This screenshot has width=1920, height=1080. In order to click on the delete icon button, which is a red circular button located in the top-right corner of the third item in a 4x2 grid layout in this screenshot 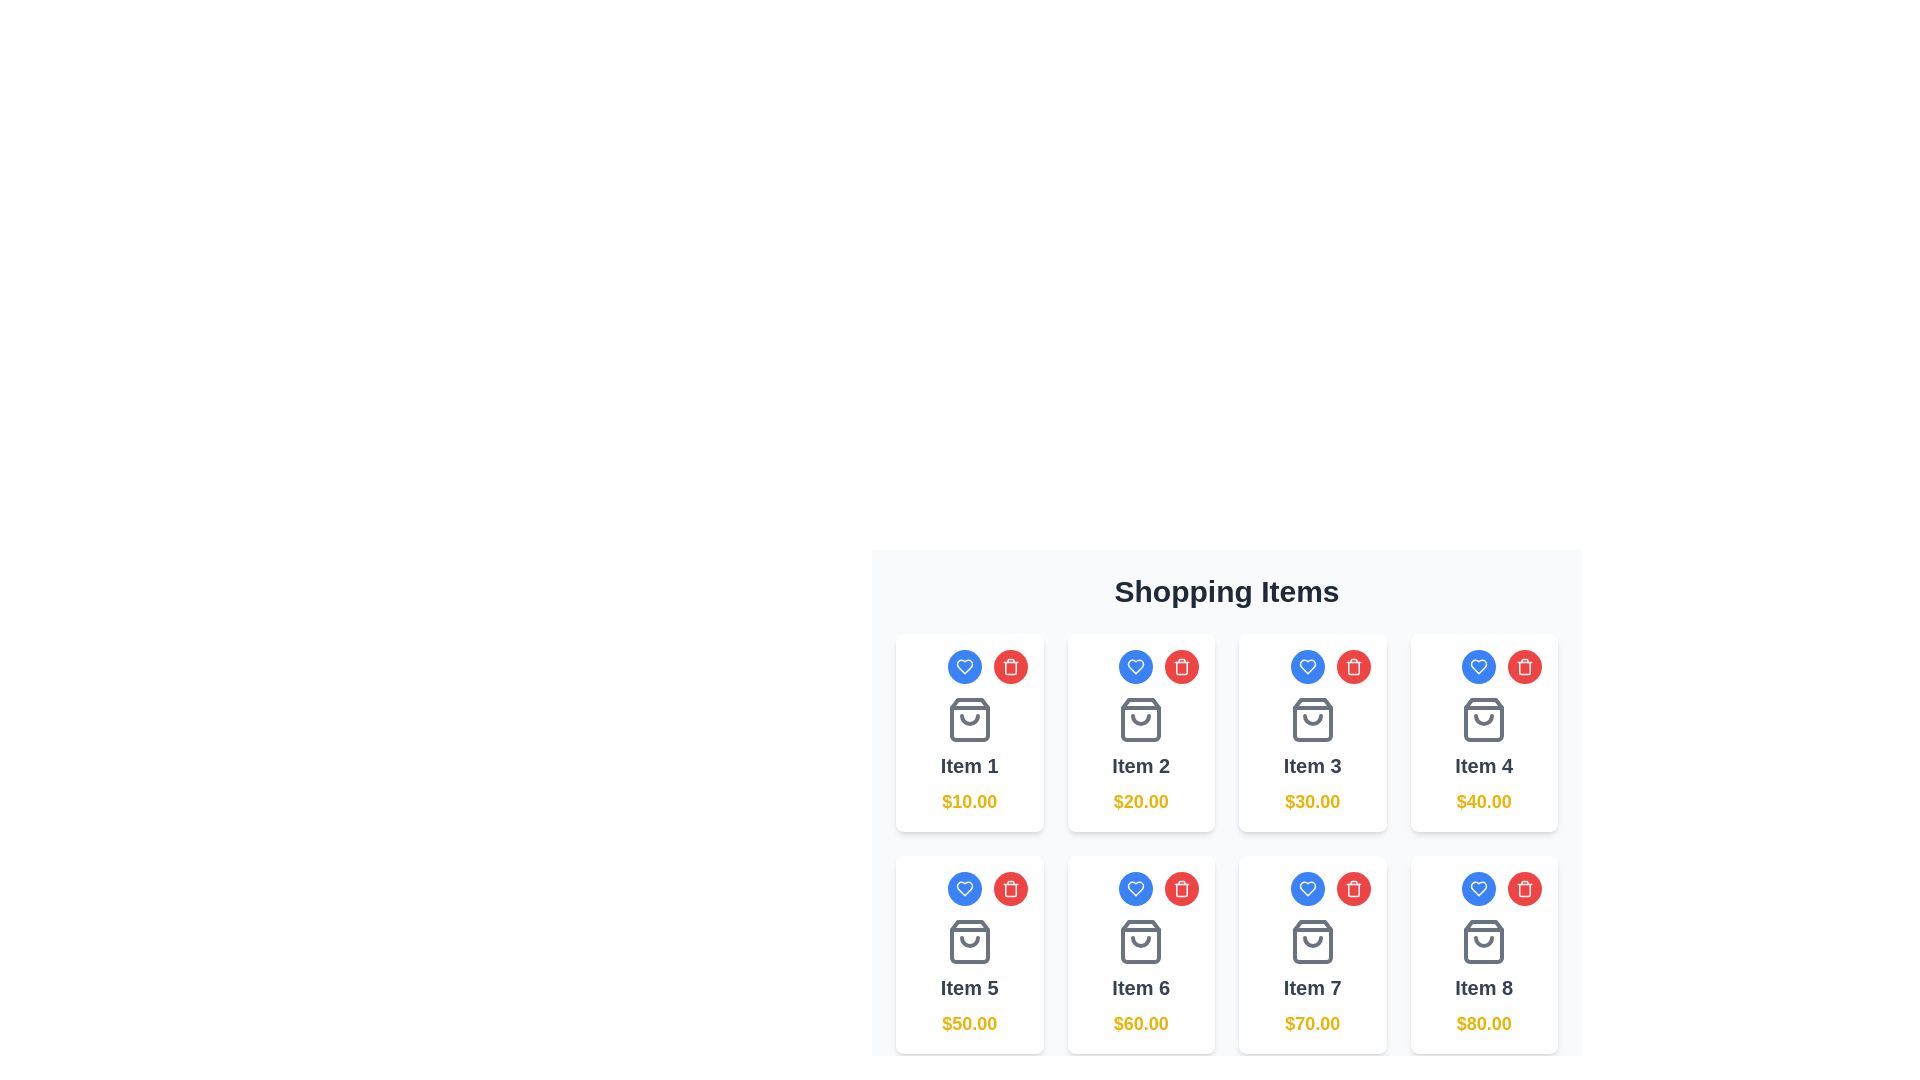, I will do `click(1353, 667)`.